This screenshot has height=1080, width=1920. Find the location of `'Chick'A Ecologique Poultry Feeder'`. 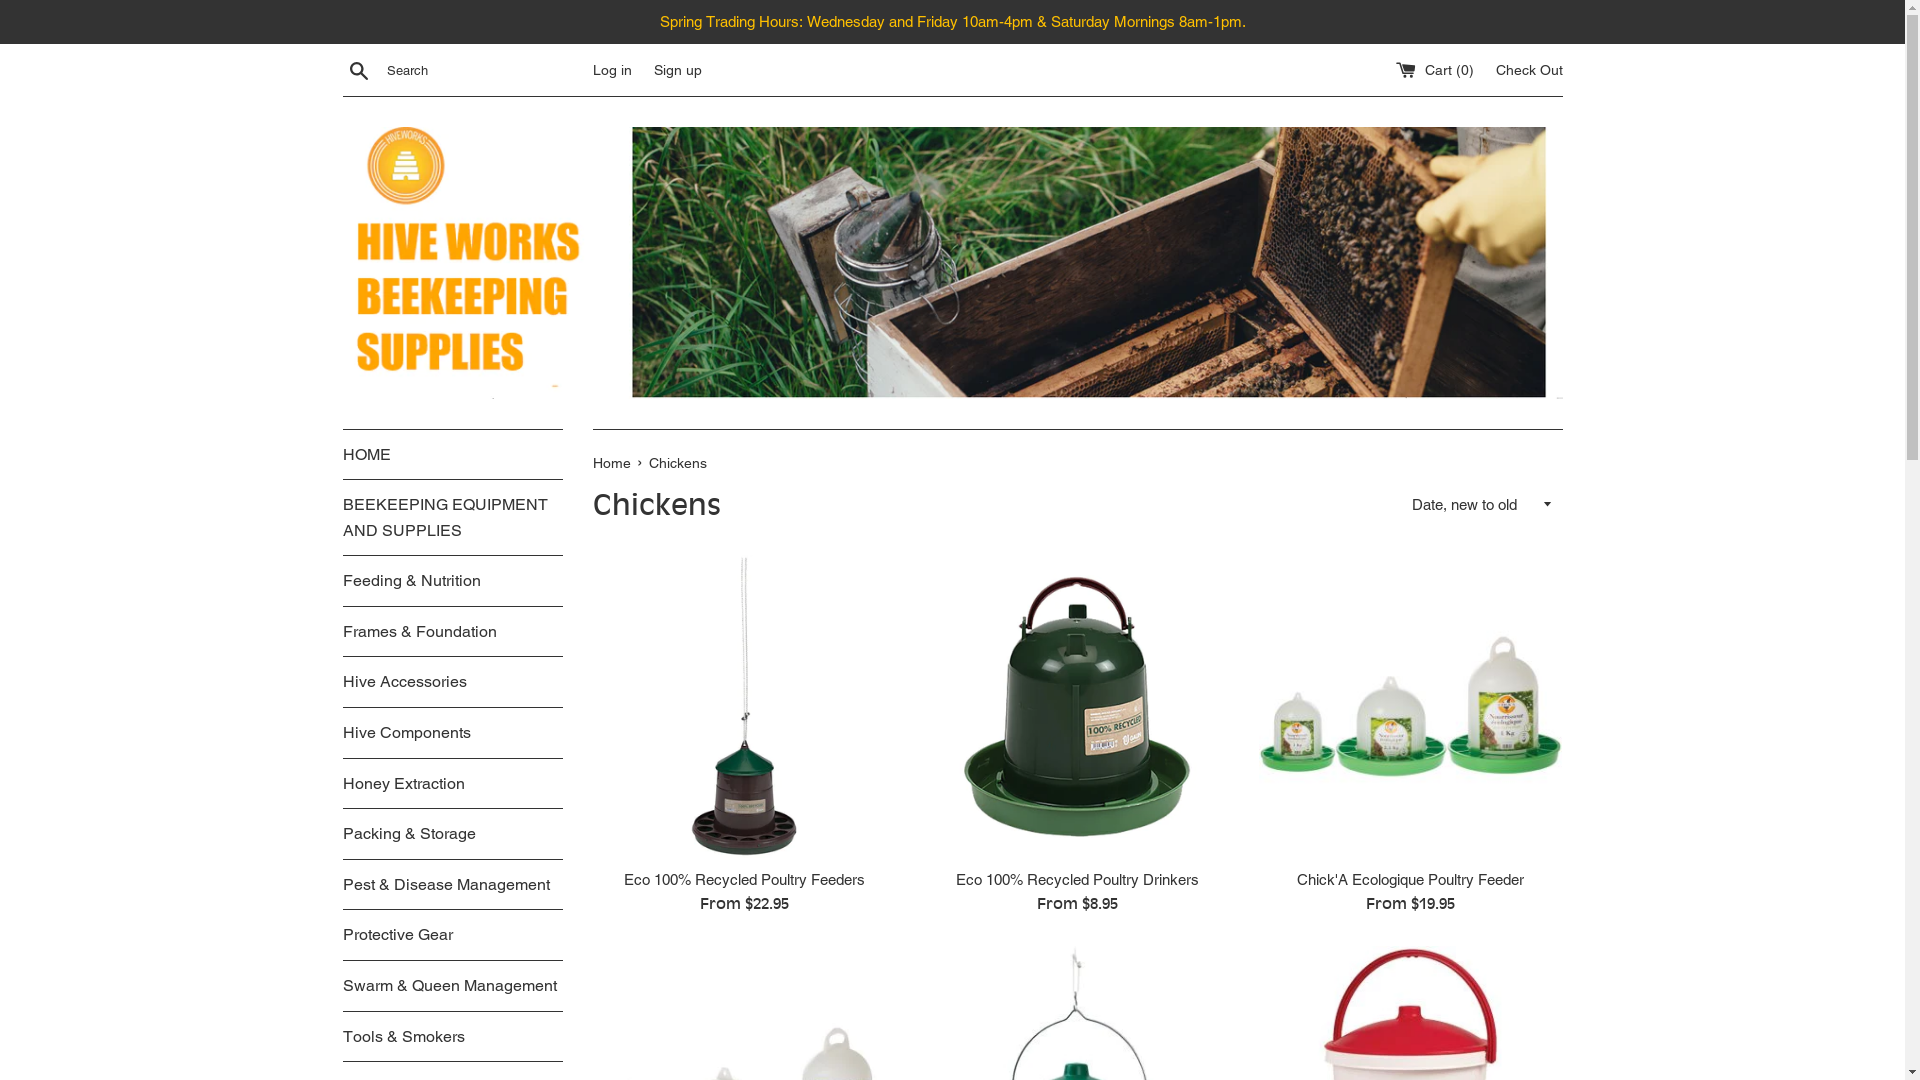

'Chick'A Ecologique Poultry Feeder' is located at coordinates (1409, 704).